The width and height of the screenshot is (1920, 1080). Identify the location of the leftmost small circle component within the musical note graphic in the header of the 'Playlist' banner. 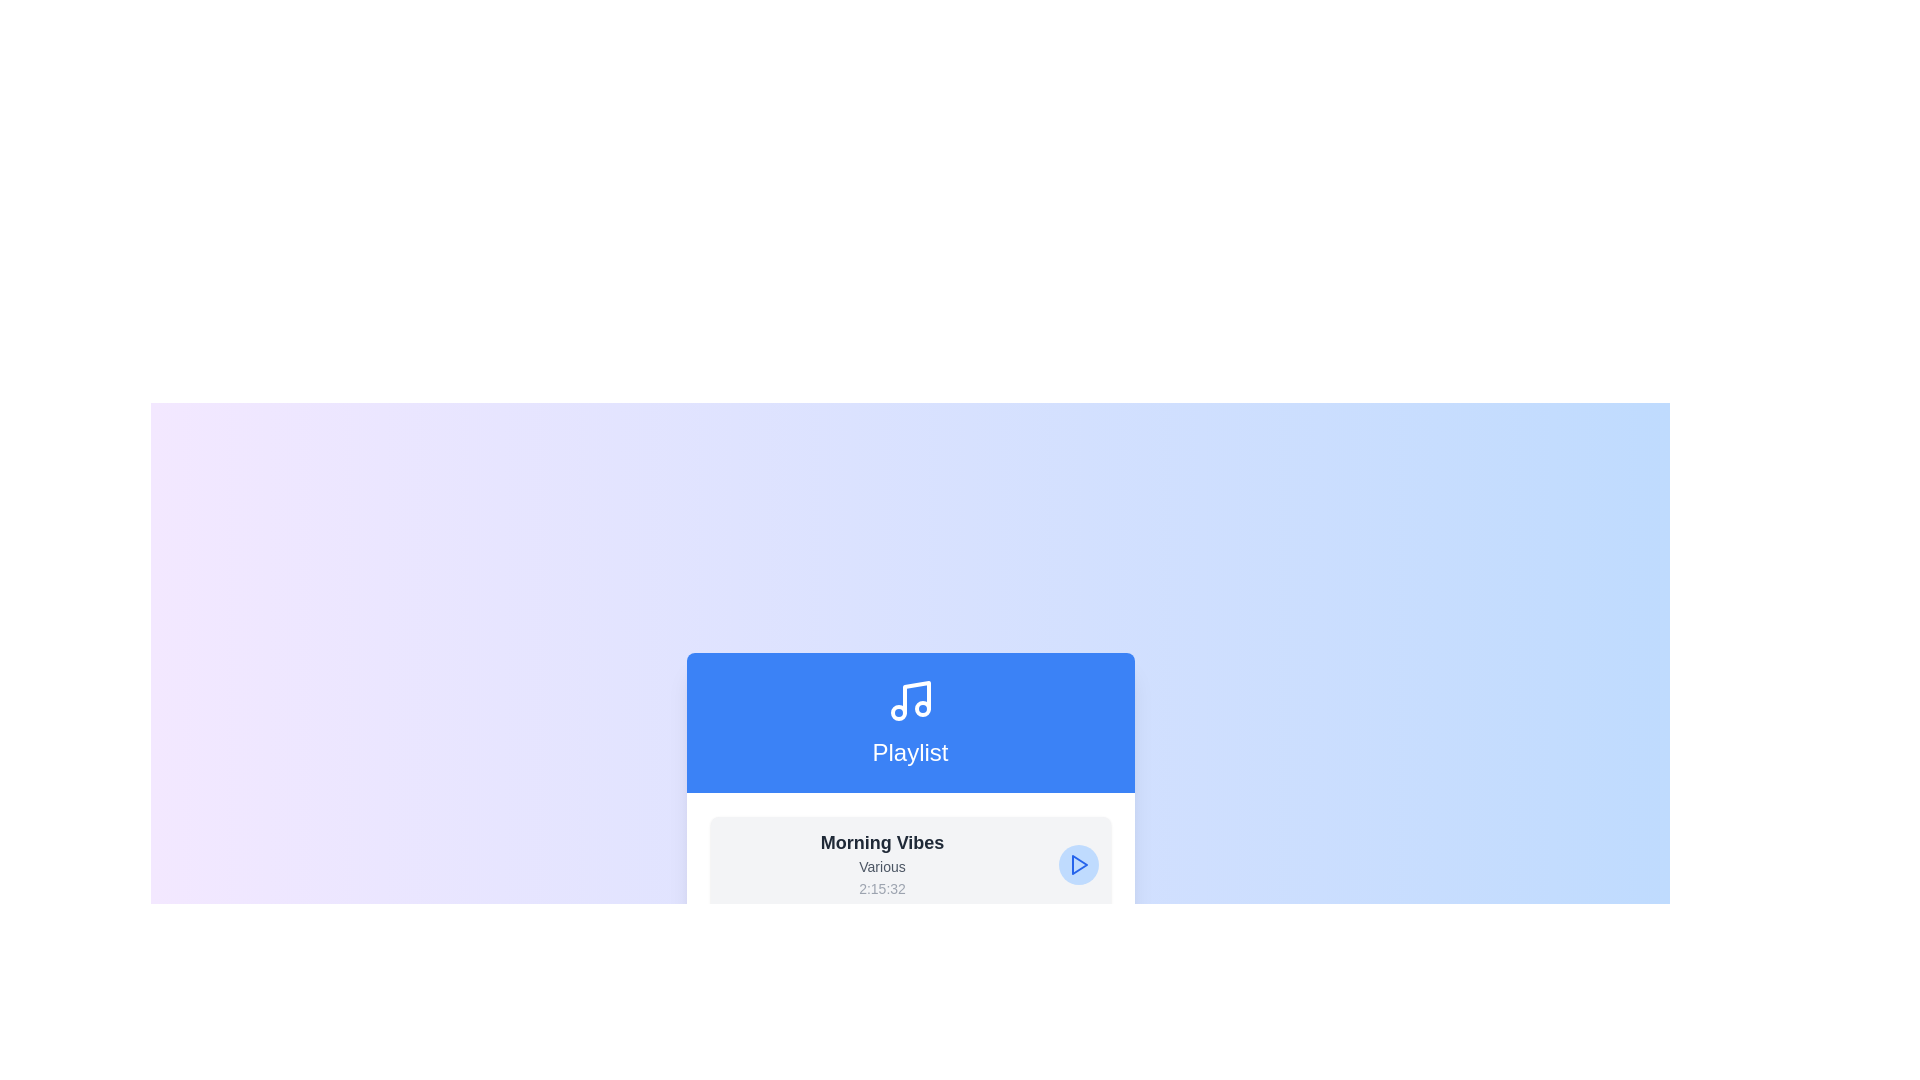
(897, 712).